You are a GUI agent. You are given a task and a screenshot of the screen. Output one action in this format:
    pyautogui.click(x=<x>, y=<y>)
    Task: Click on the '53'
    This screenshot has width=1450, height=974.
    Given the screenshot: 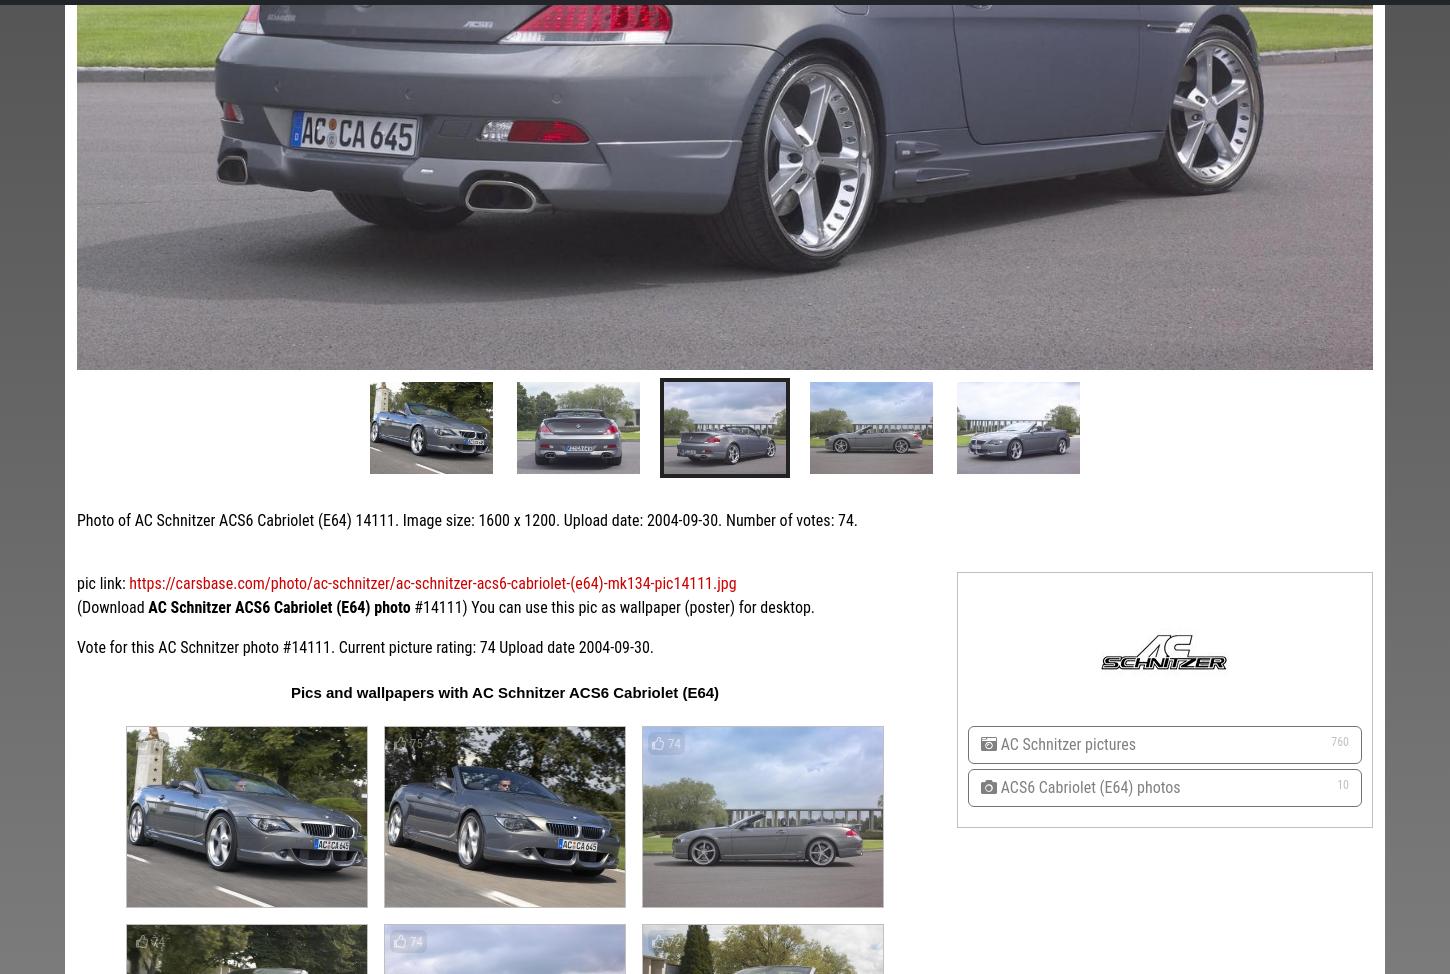 What is the action you would take?
    pyautogui.click(x=759, y=496)
    